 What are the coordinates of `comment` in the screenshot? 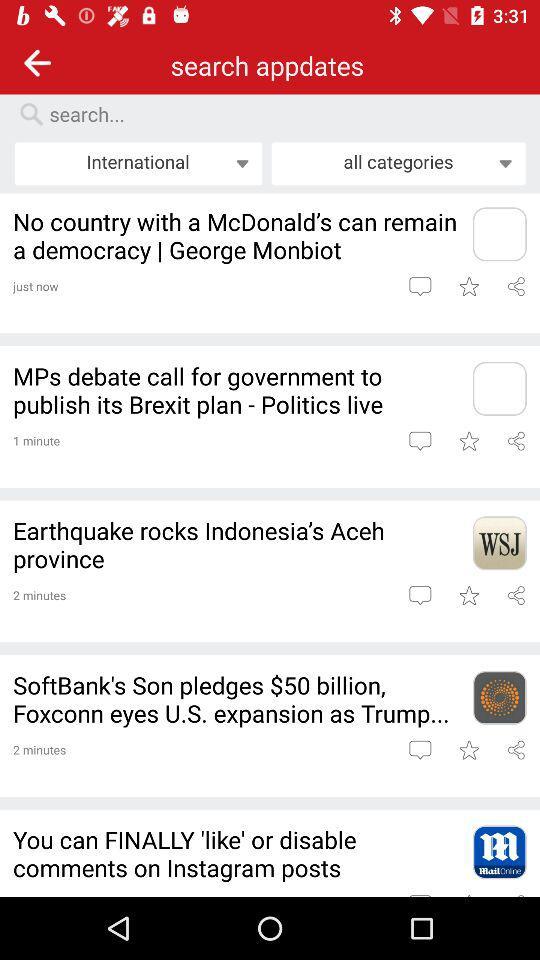 It's located at (419, 748).